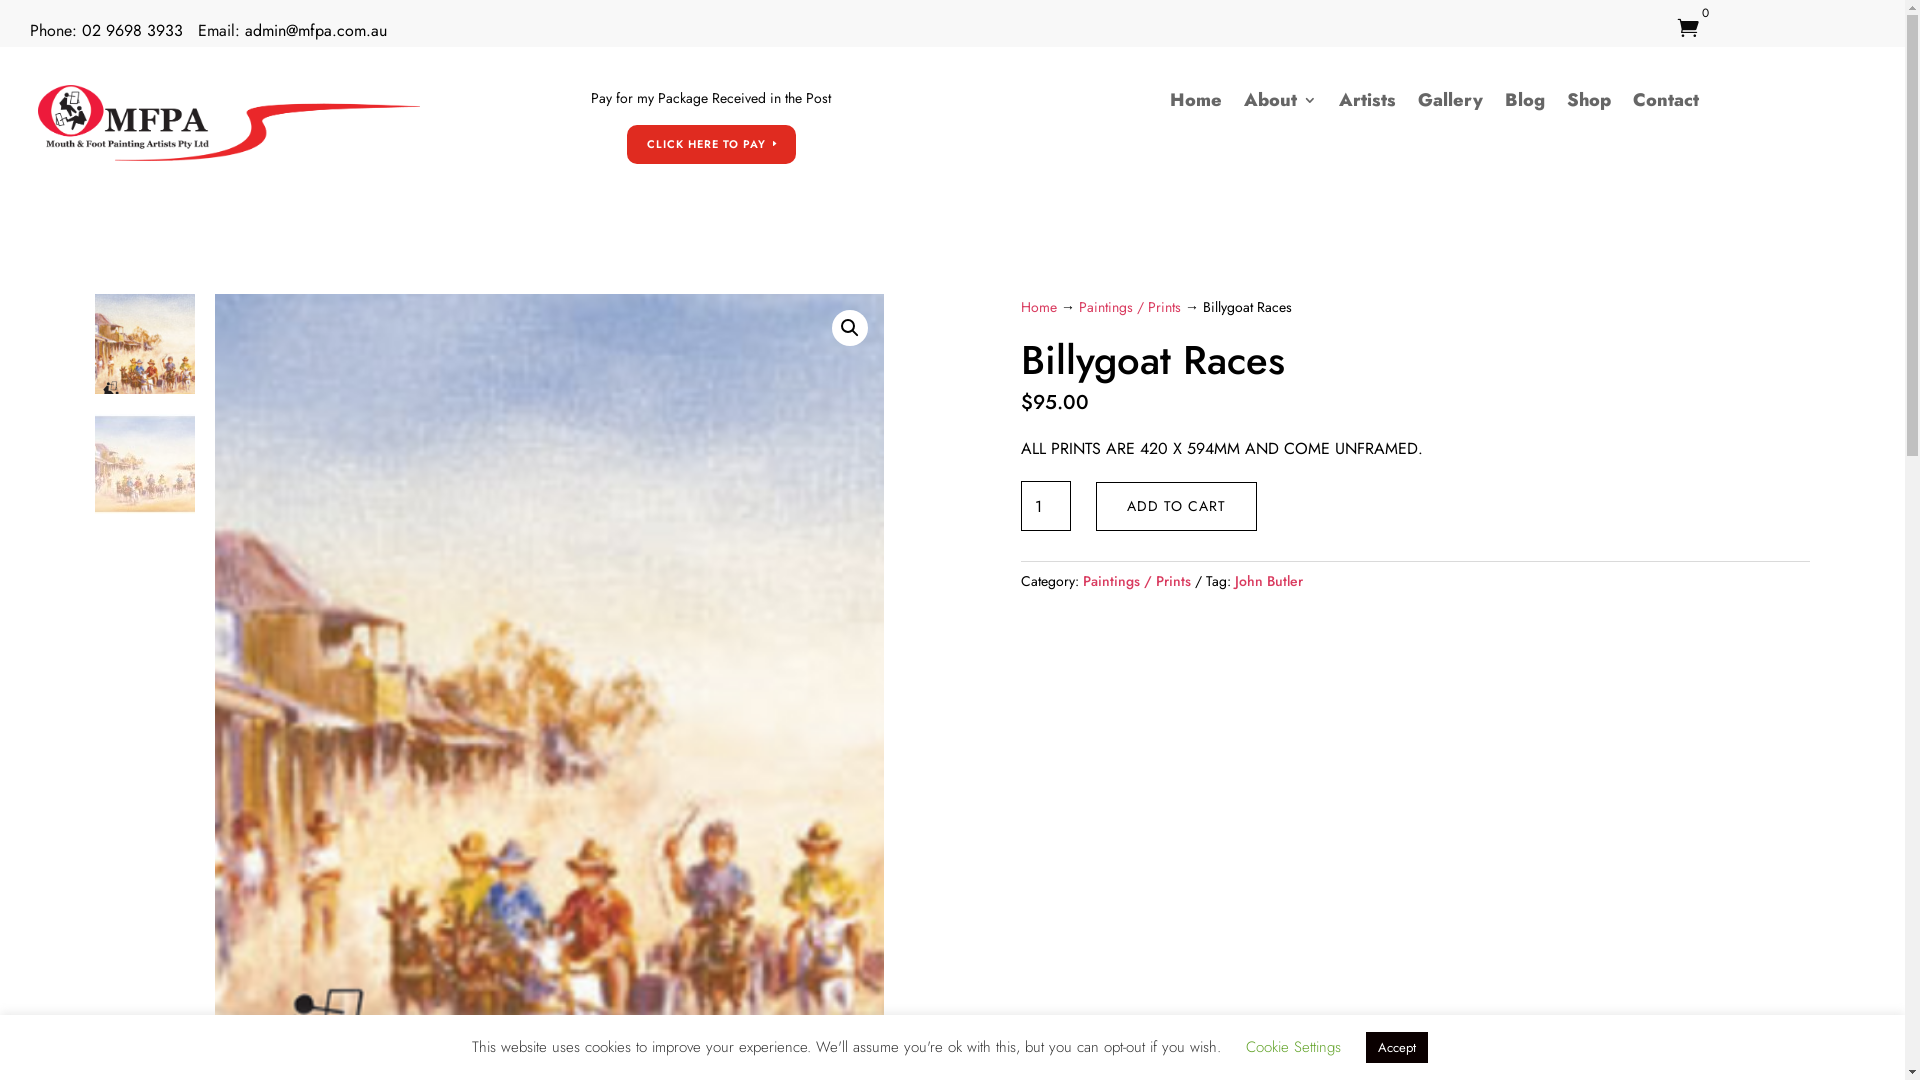 This screenshot has height=1080, width=1920. I want to click on 'Cookie Settings', so click(1293, 1045).